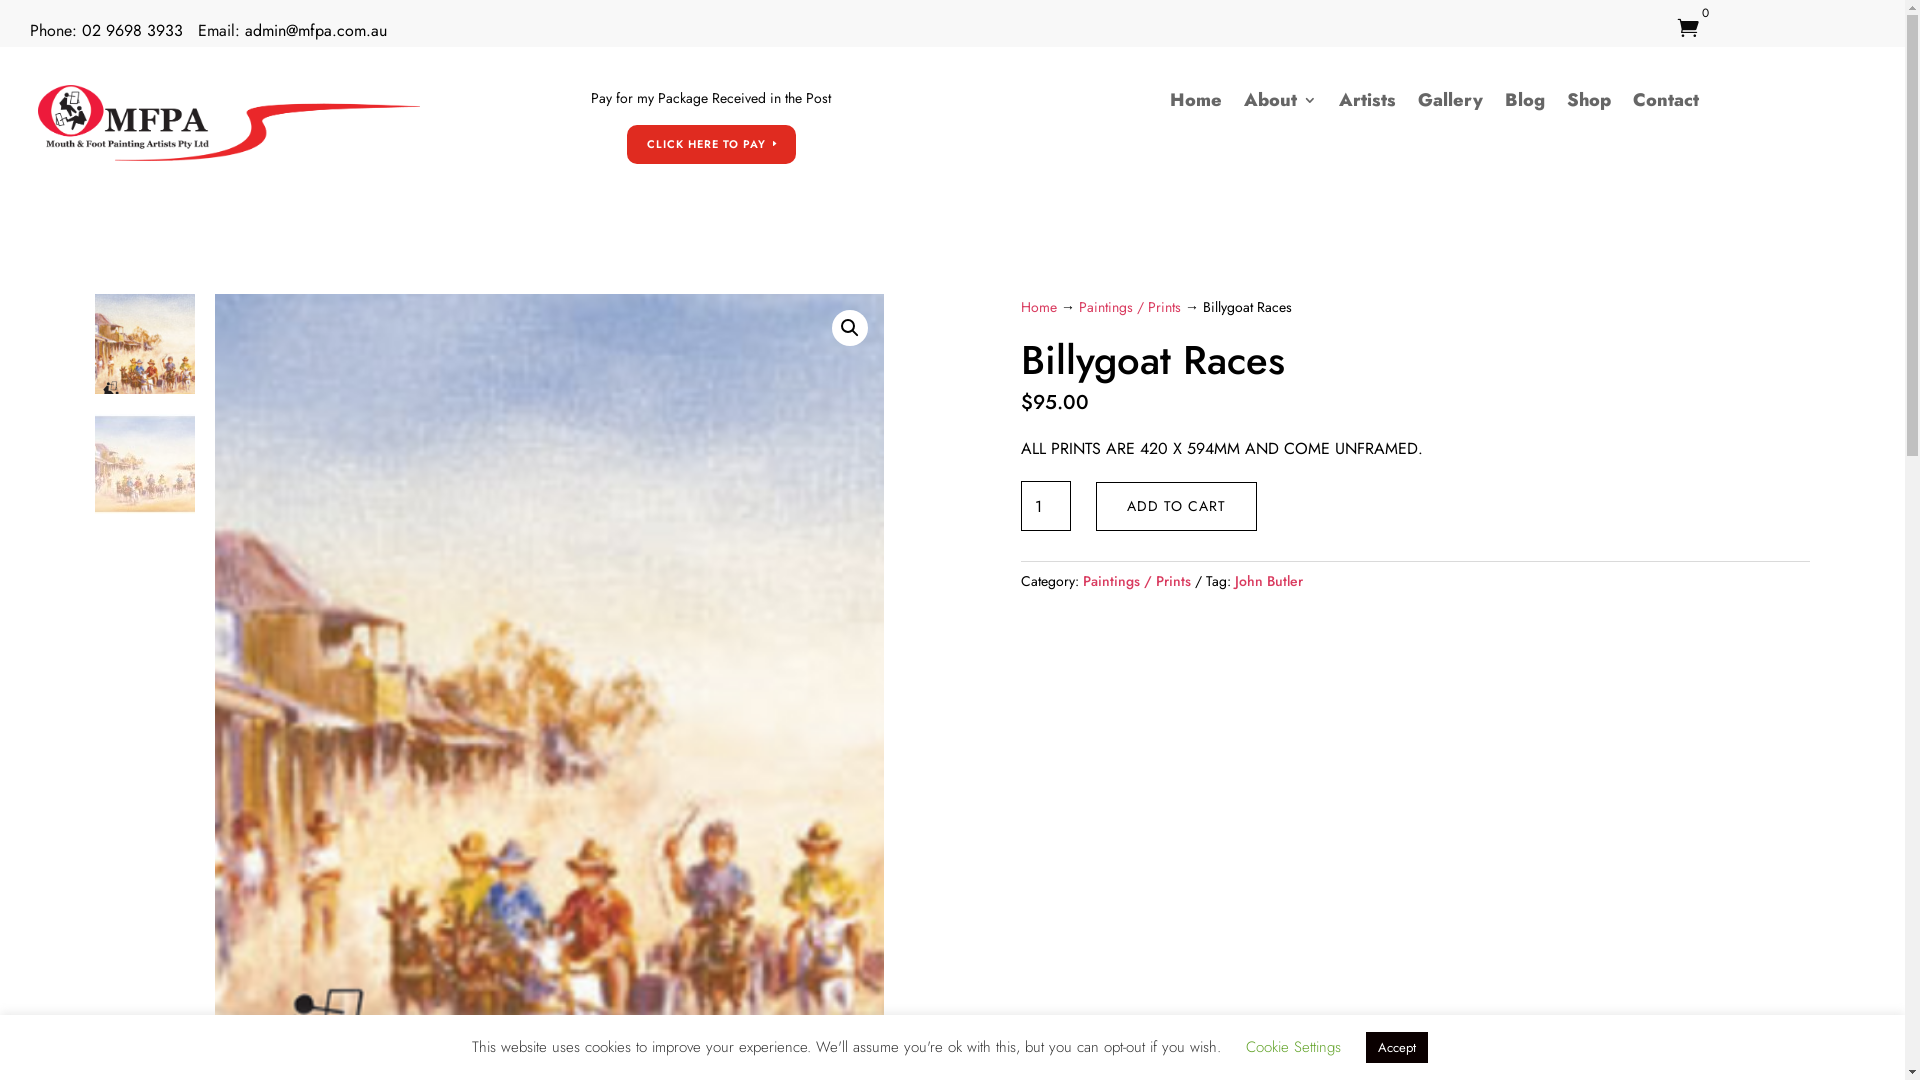 This screenshot has height=1080, width=1920. I want to click on 'Cookie Settings', so click(1293, 1045).